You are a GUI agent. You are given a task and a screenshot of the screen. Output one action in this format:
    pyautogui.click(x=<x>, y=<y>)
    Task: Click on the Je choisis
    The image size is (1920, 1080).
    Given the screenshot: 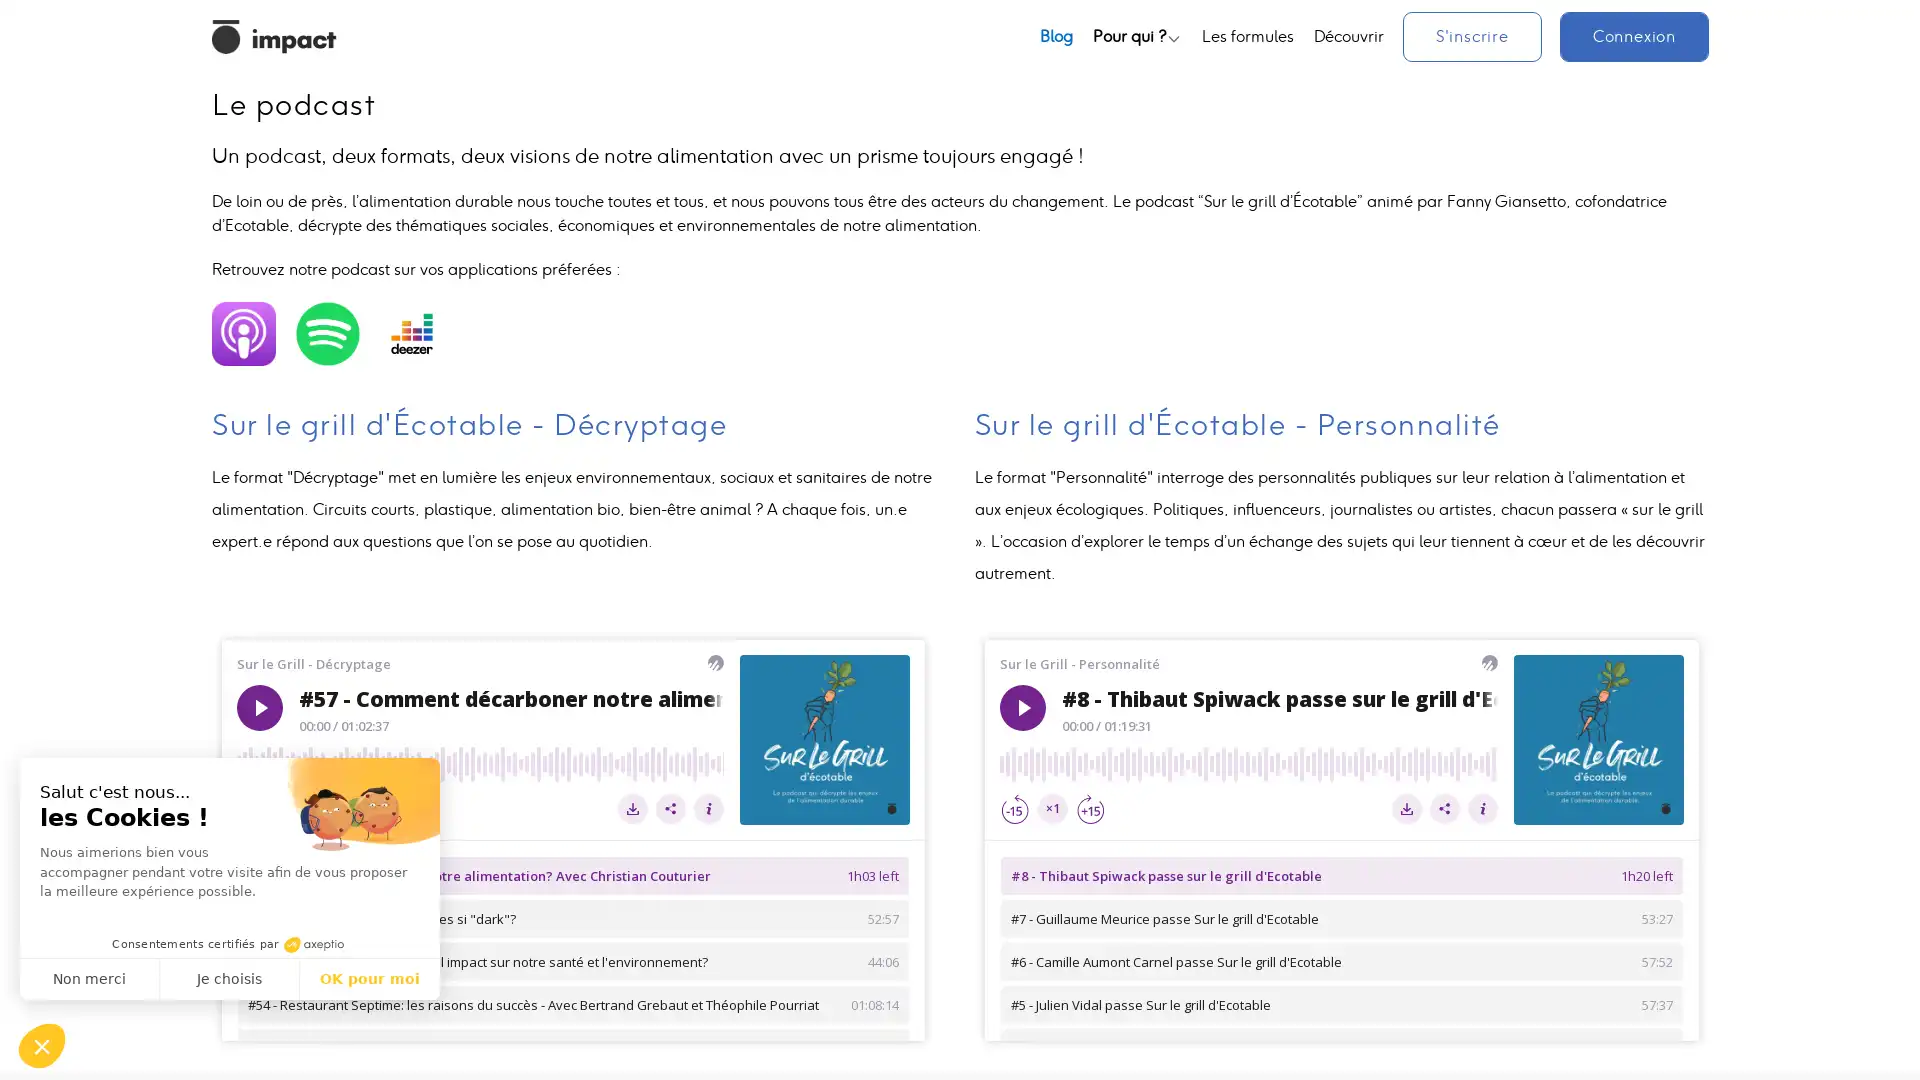 What is the action you would take?
    pyautogui.click(x=230, y=978)
    